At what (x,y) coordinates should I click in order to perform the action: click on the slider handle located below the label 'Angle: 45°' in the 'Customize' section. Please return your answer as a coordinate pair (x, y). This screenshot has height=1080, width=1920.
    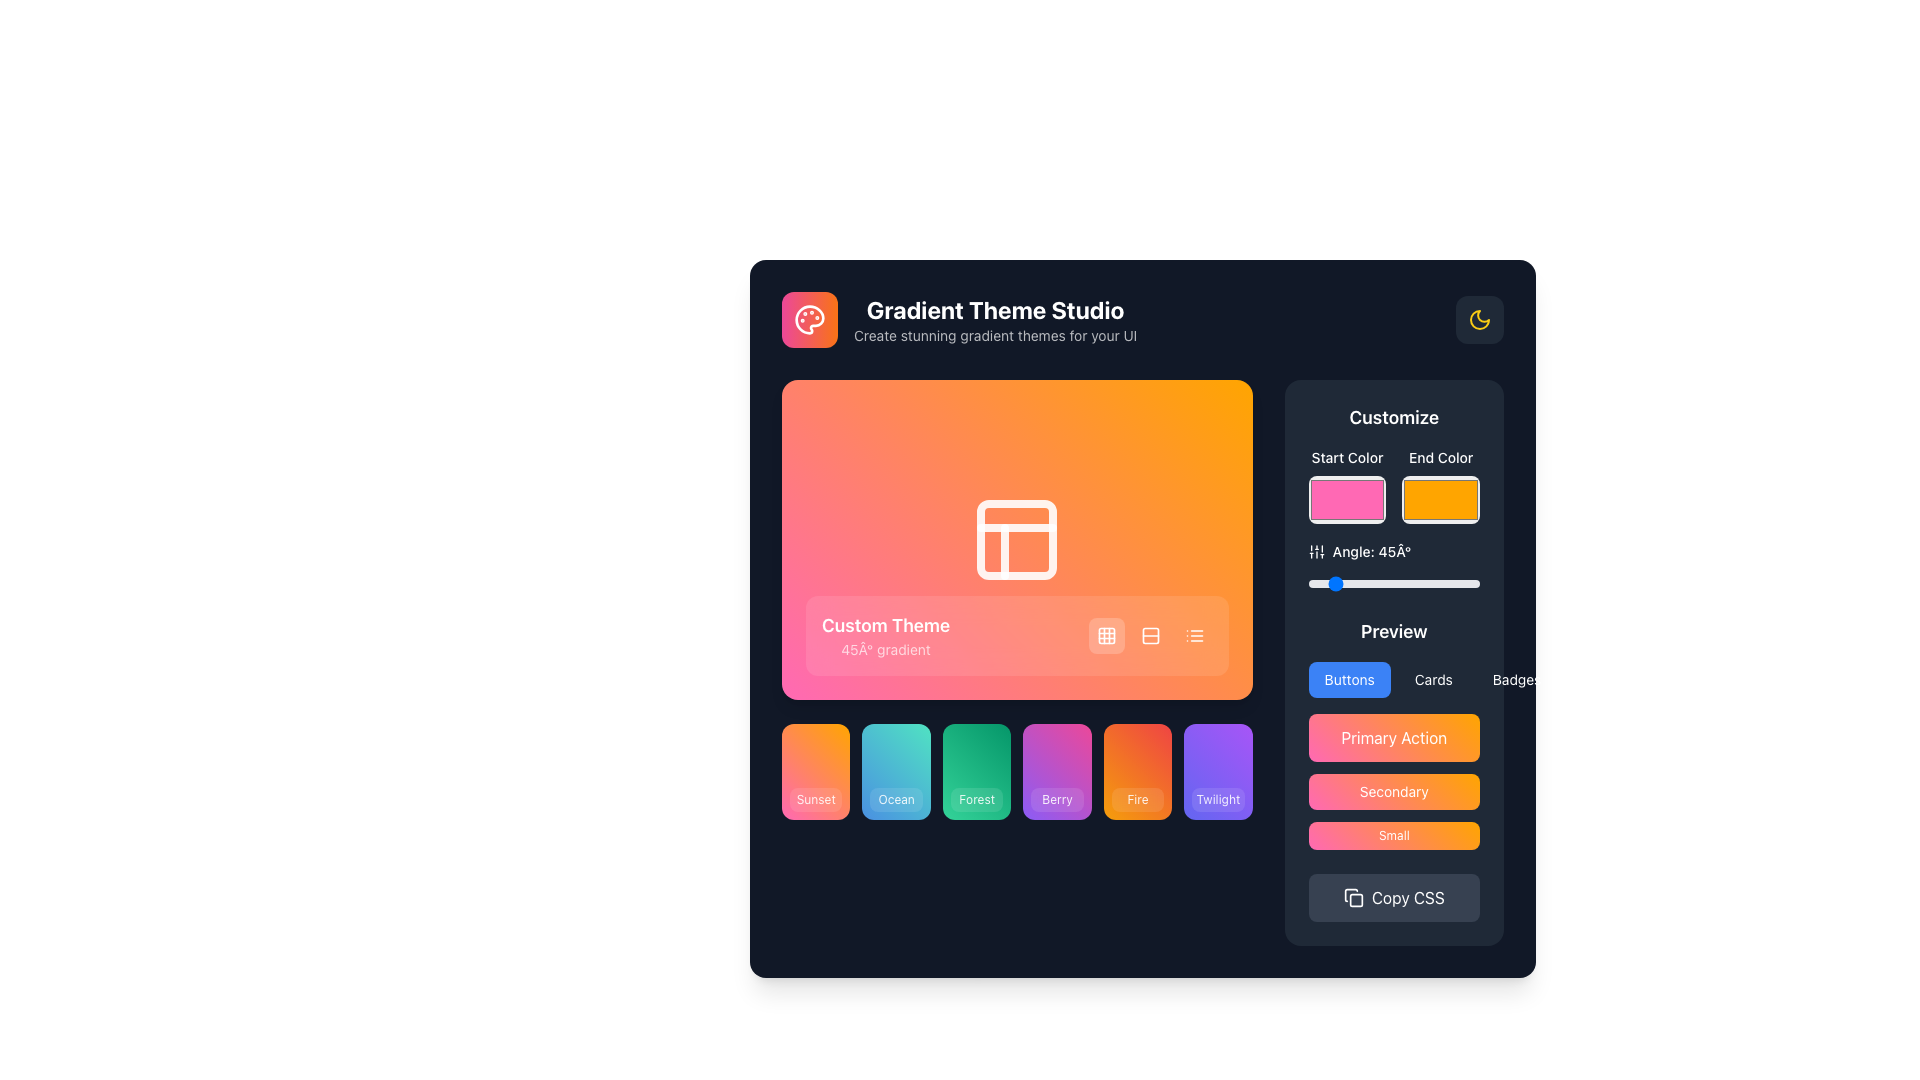
    Looking at the image, I should click on (1393, 583).